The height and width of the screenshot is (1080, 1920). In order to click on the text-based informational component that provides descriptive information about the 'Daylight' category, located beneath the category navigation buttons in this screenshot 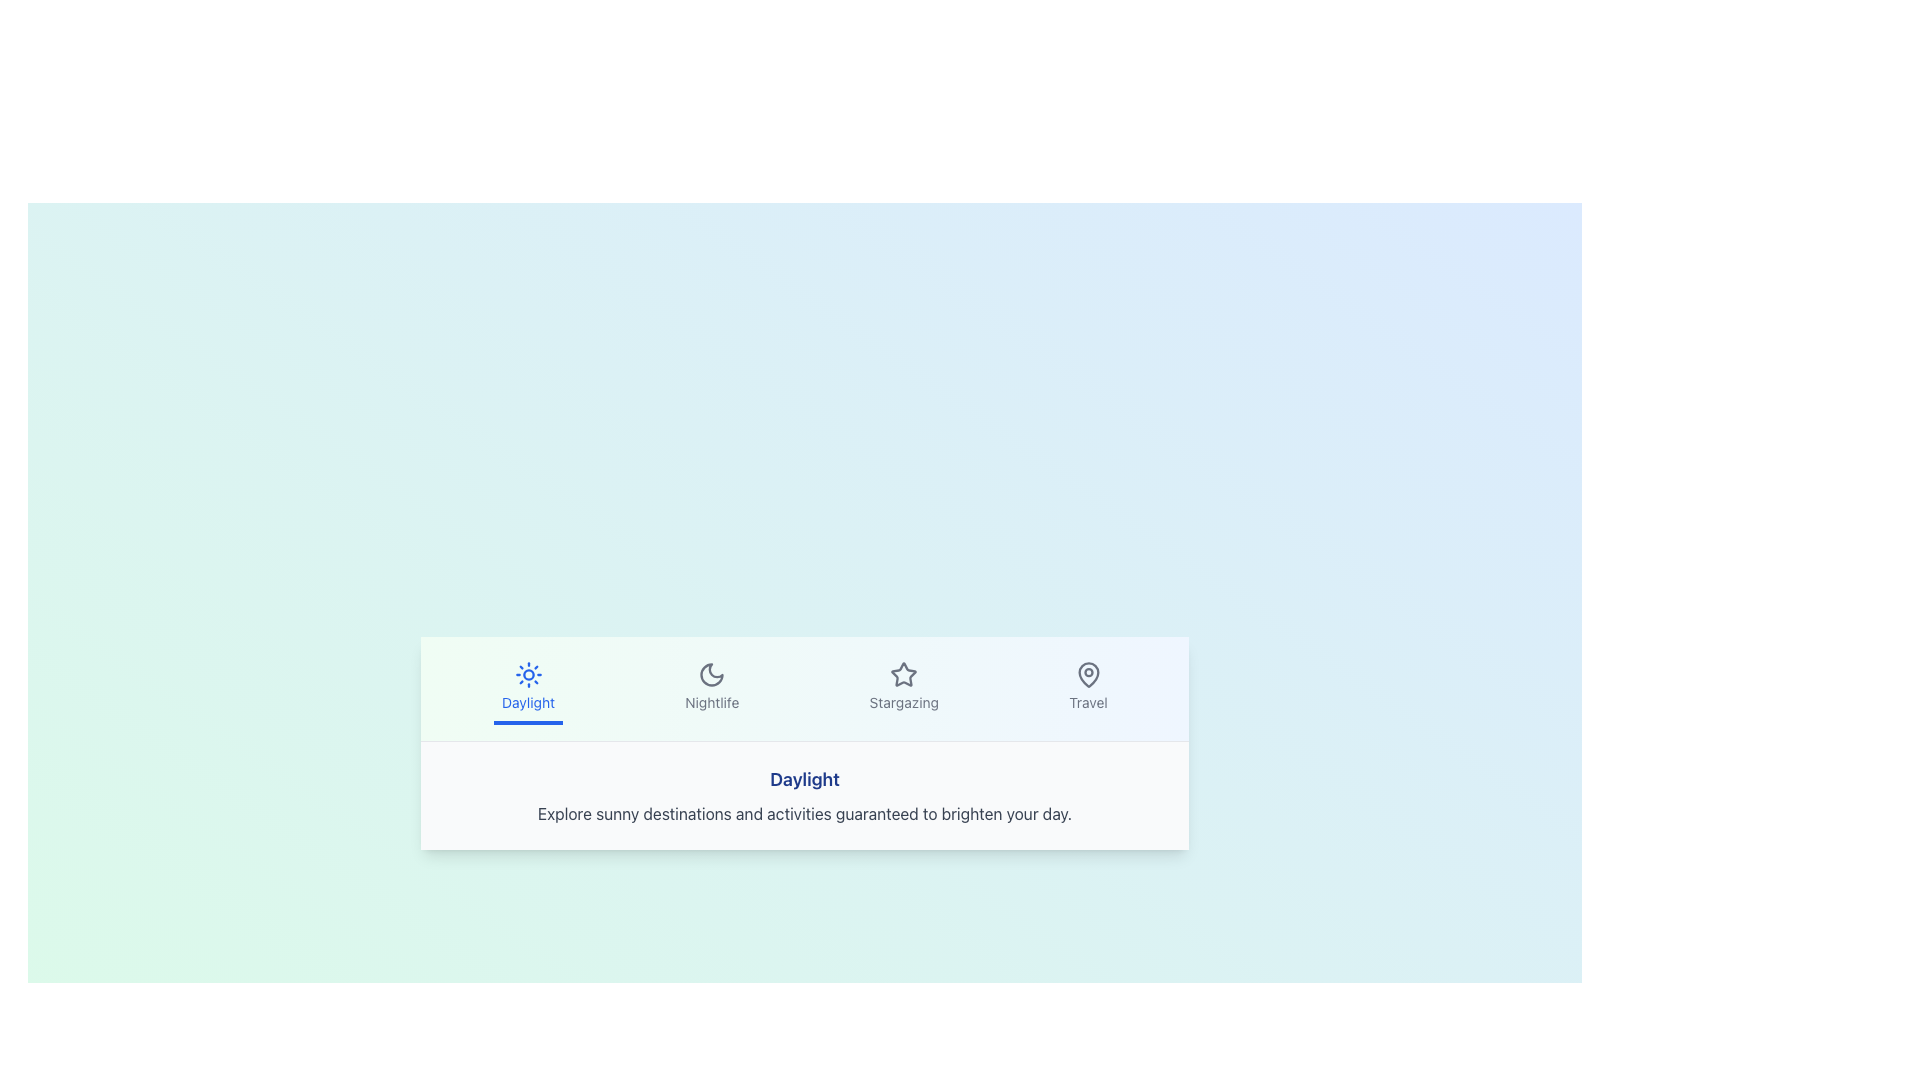, I will do `click(805, 794)`.